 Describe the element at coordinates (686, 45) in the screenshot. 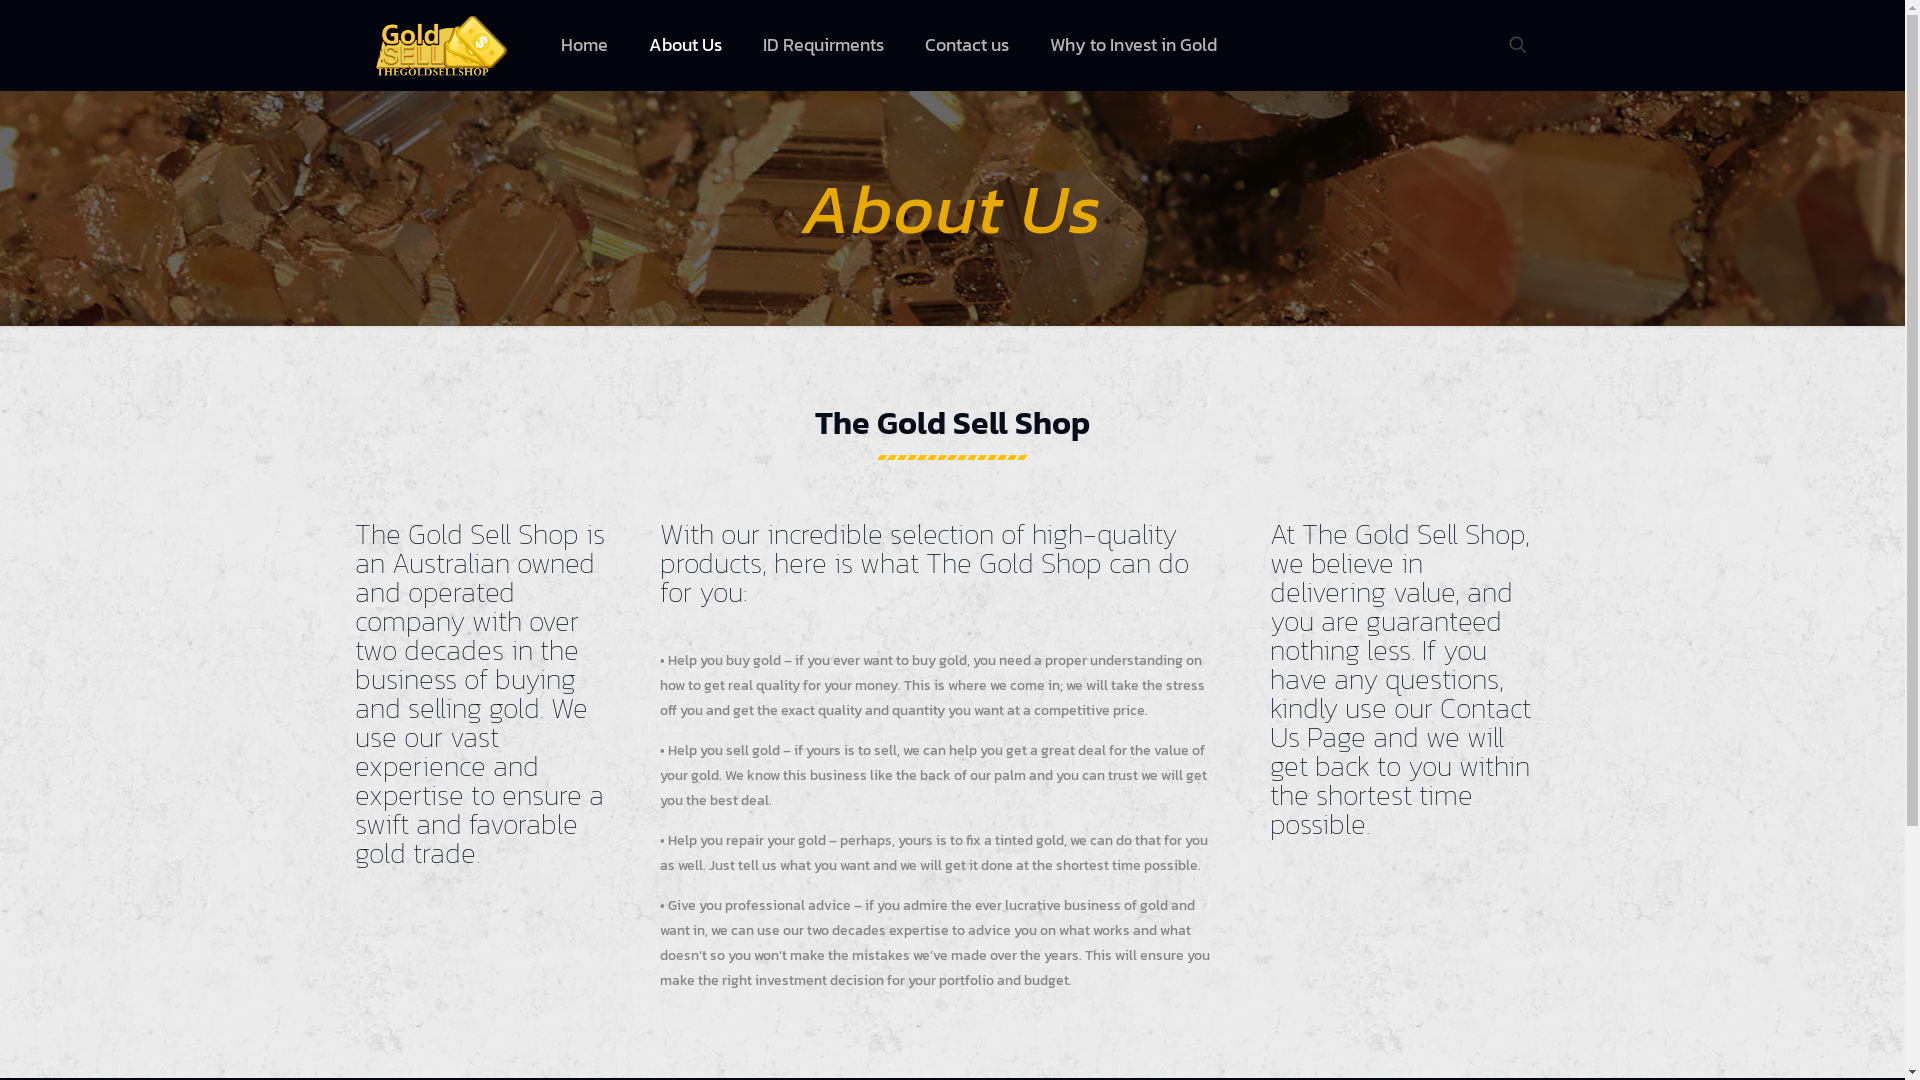

I see `'About Us'` at that location.